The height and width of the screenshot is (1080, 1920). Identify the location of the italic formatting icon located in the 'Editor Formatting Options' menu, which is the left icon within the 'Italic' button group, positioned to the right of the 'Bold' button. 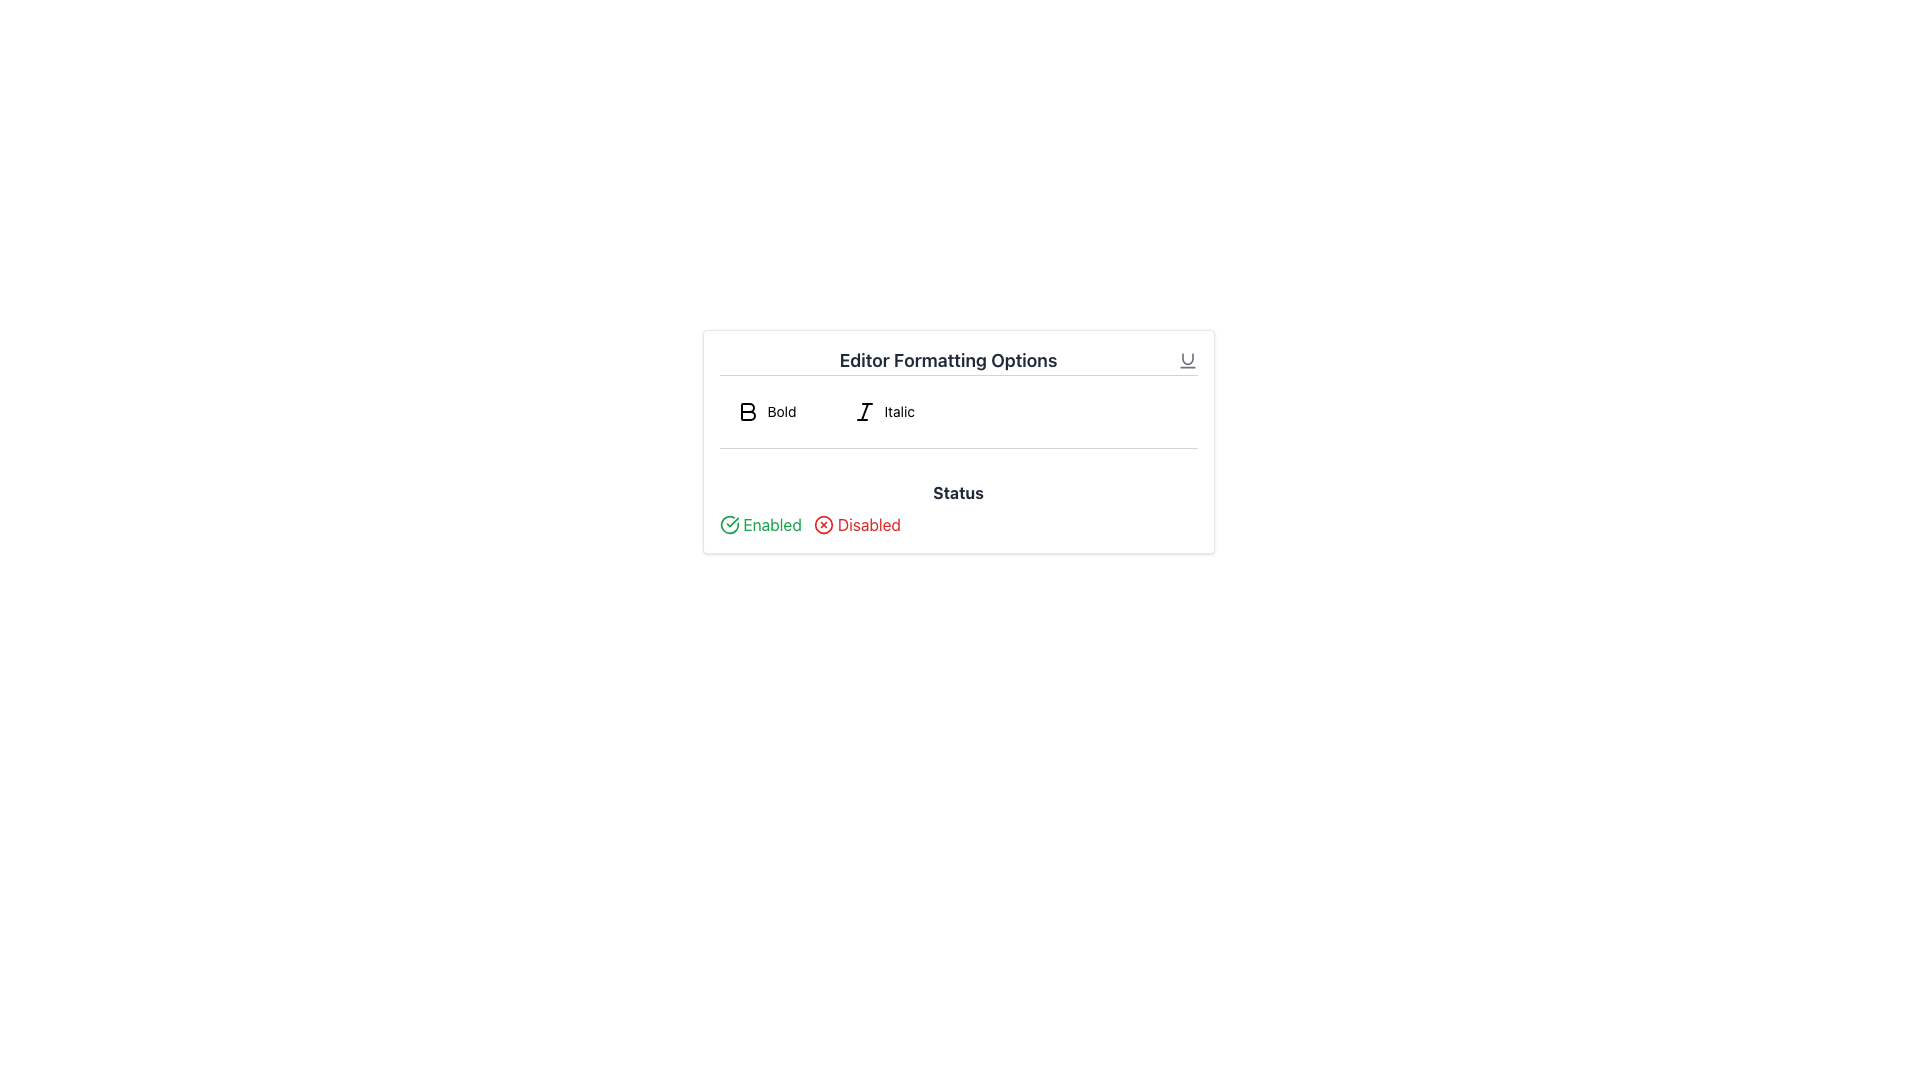
(864, 411).